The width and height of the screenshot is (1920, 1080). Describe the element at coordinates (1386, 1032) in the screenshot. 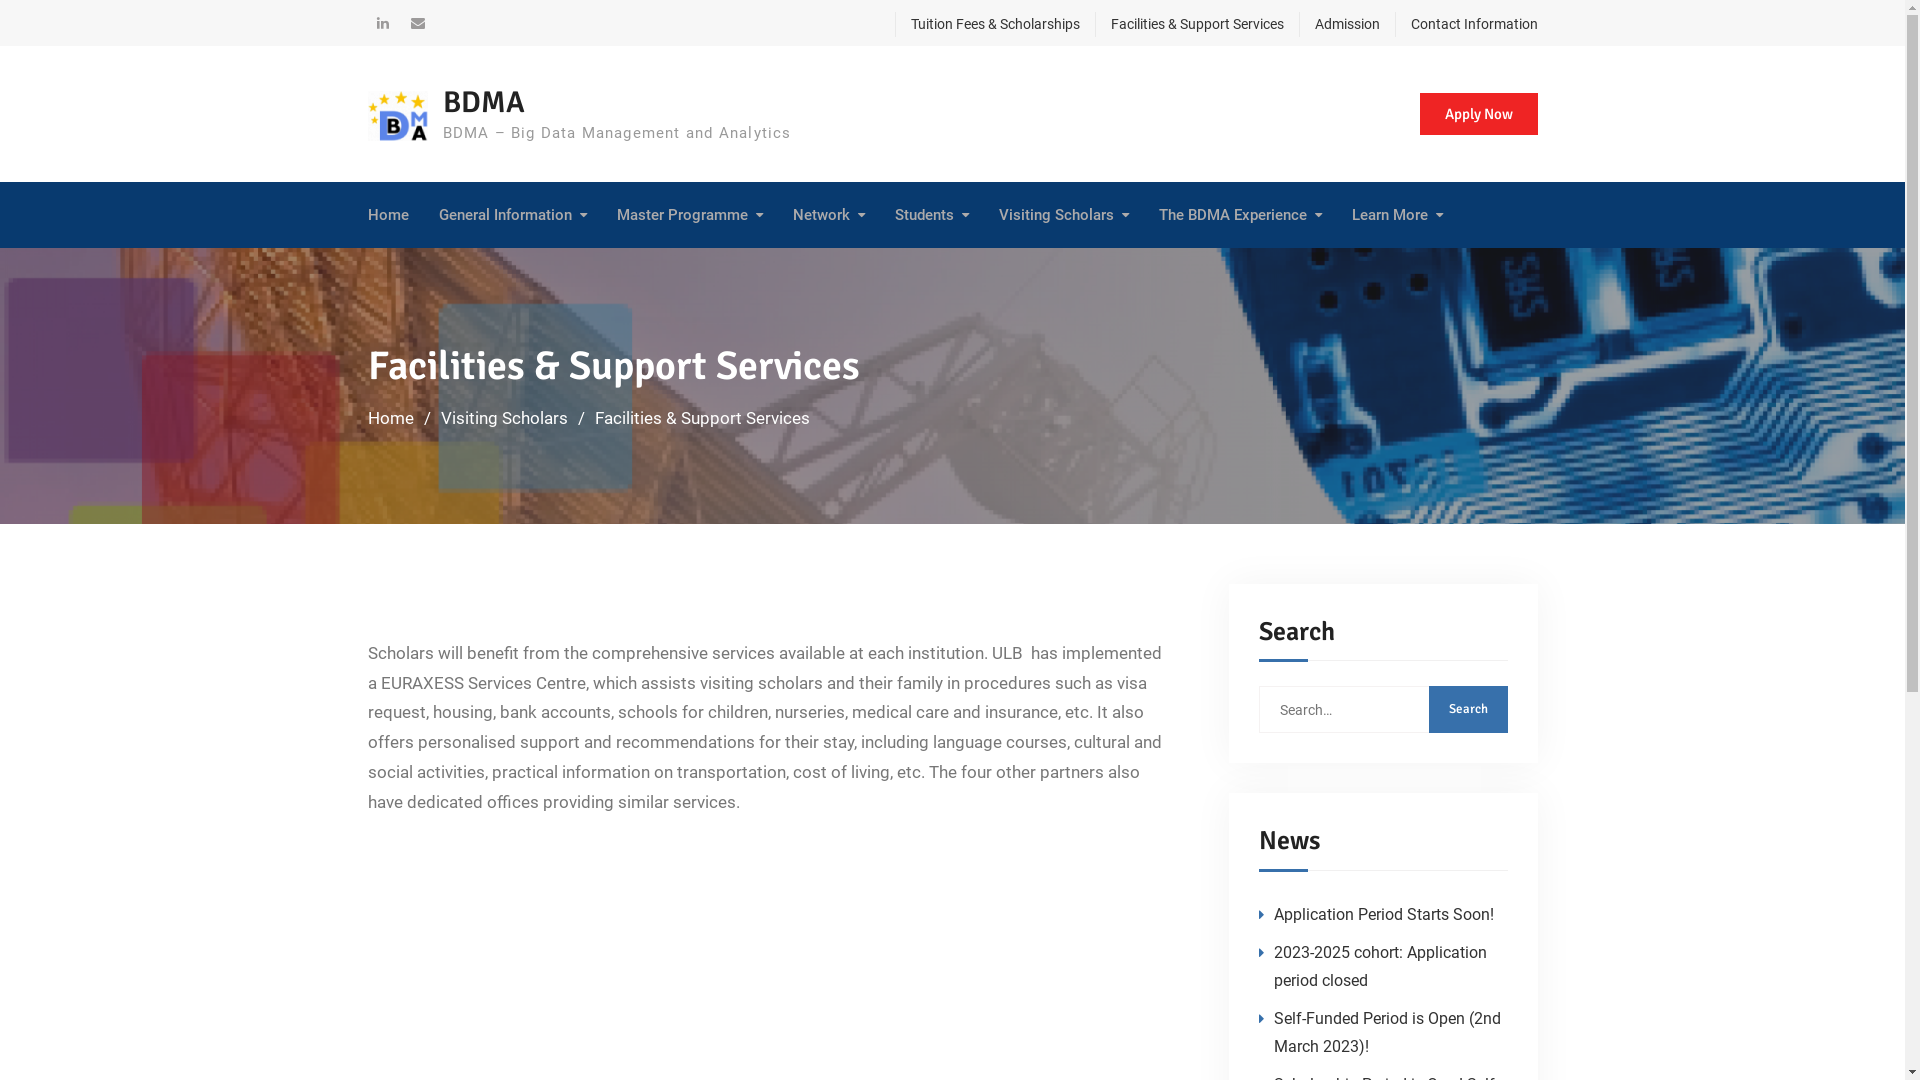

I see `'Self-Funded Period is Open (2nd March 2023)!'` at that location.